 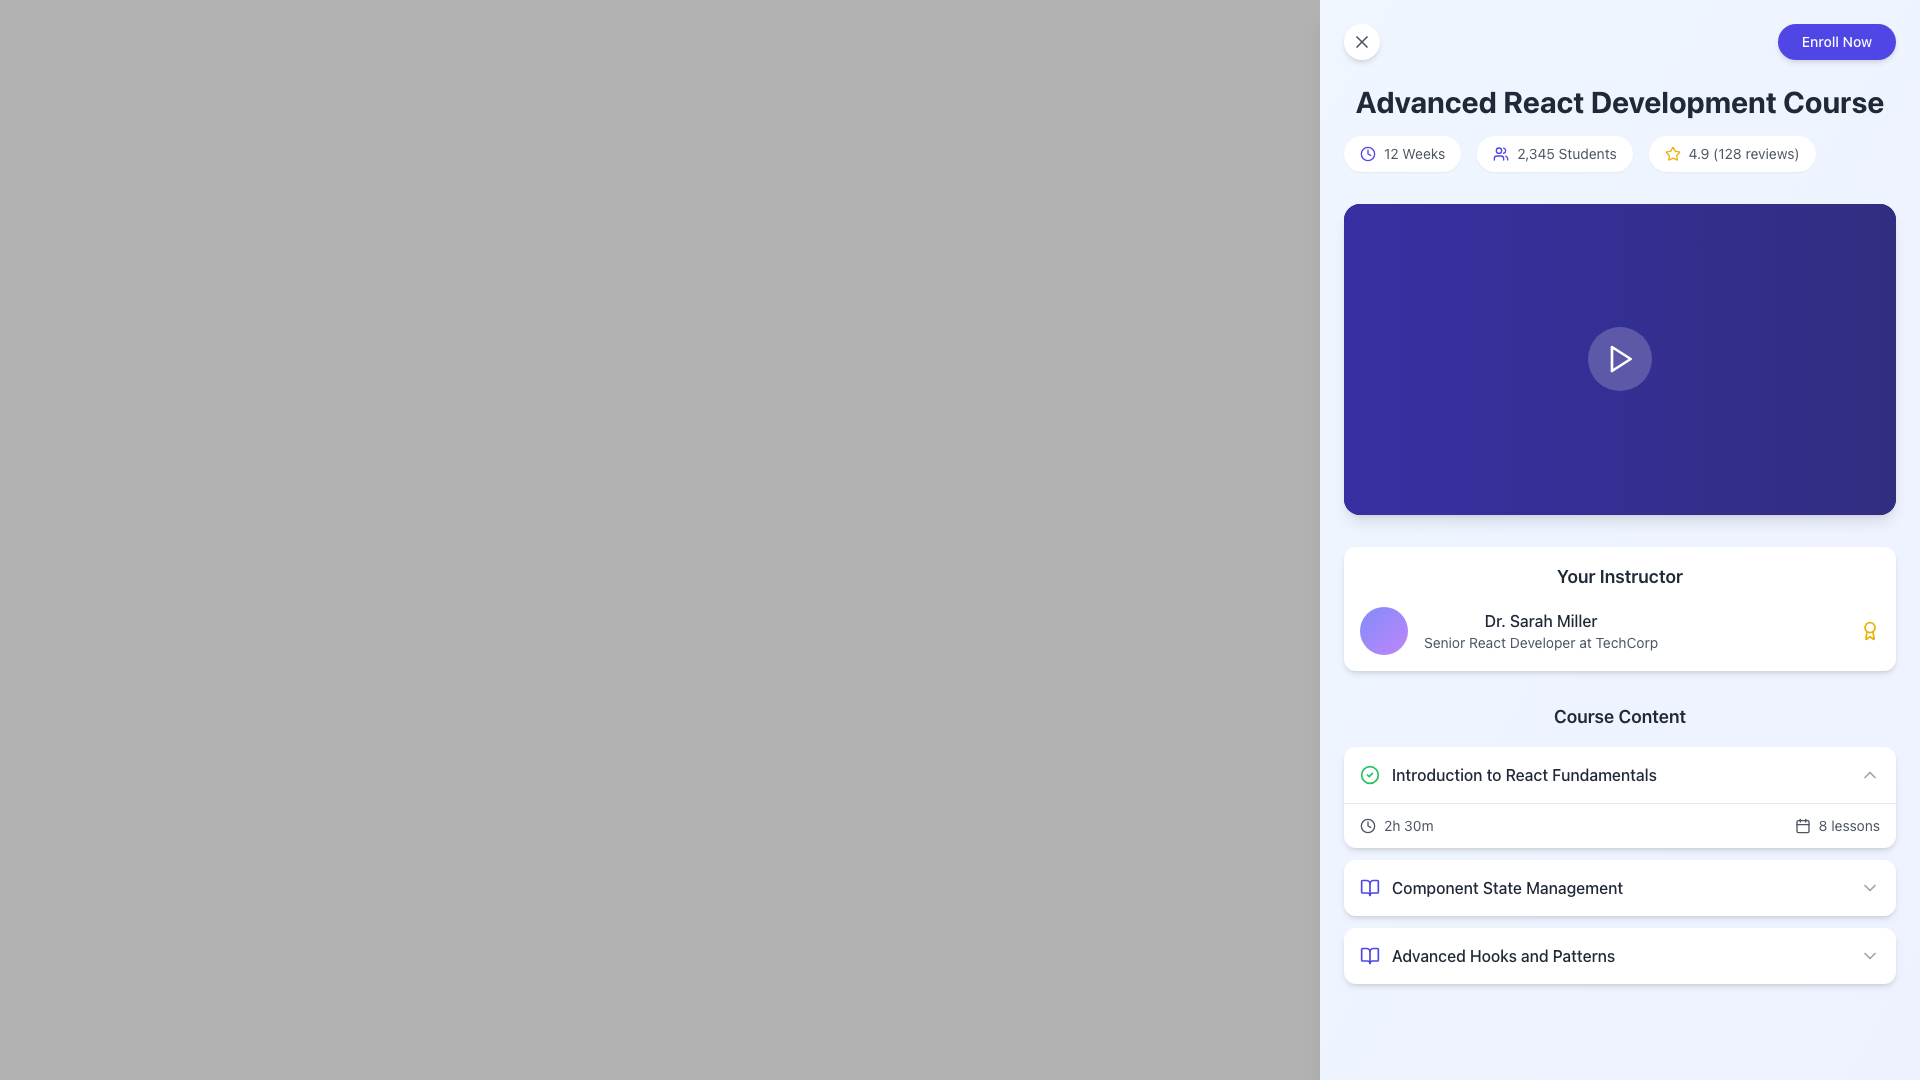 What do you see at coordinates (1361, 42) in the screenshot?
I see `the 'X' icon inside the white circular button located at the top-left corner of the interface` at bounding box center [1361, 42].